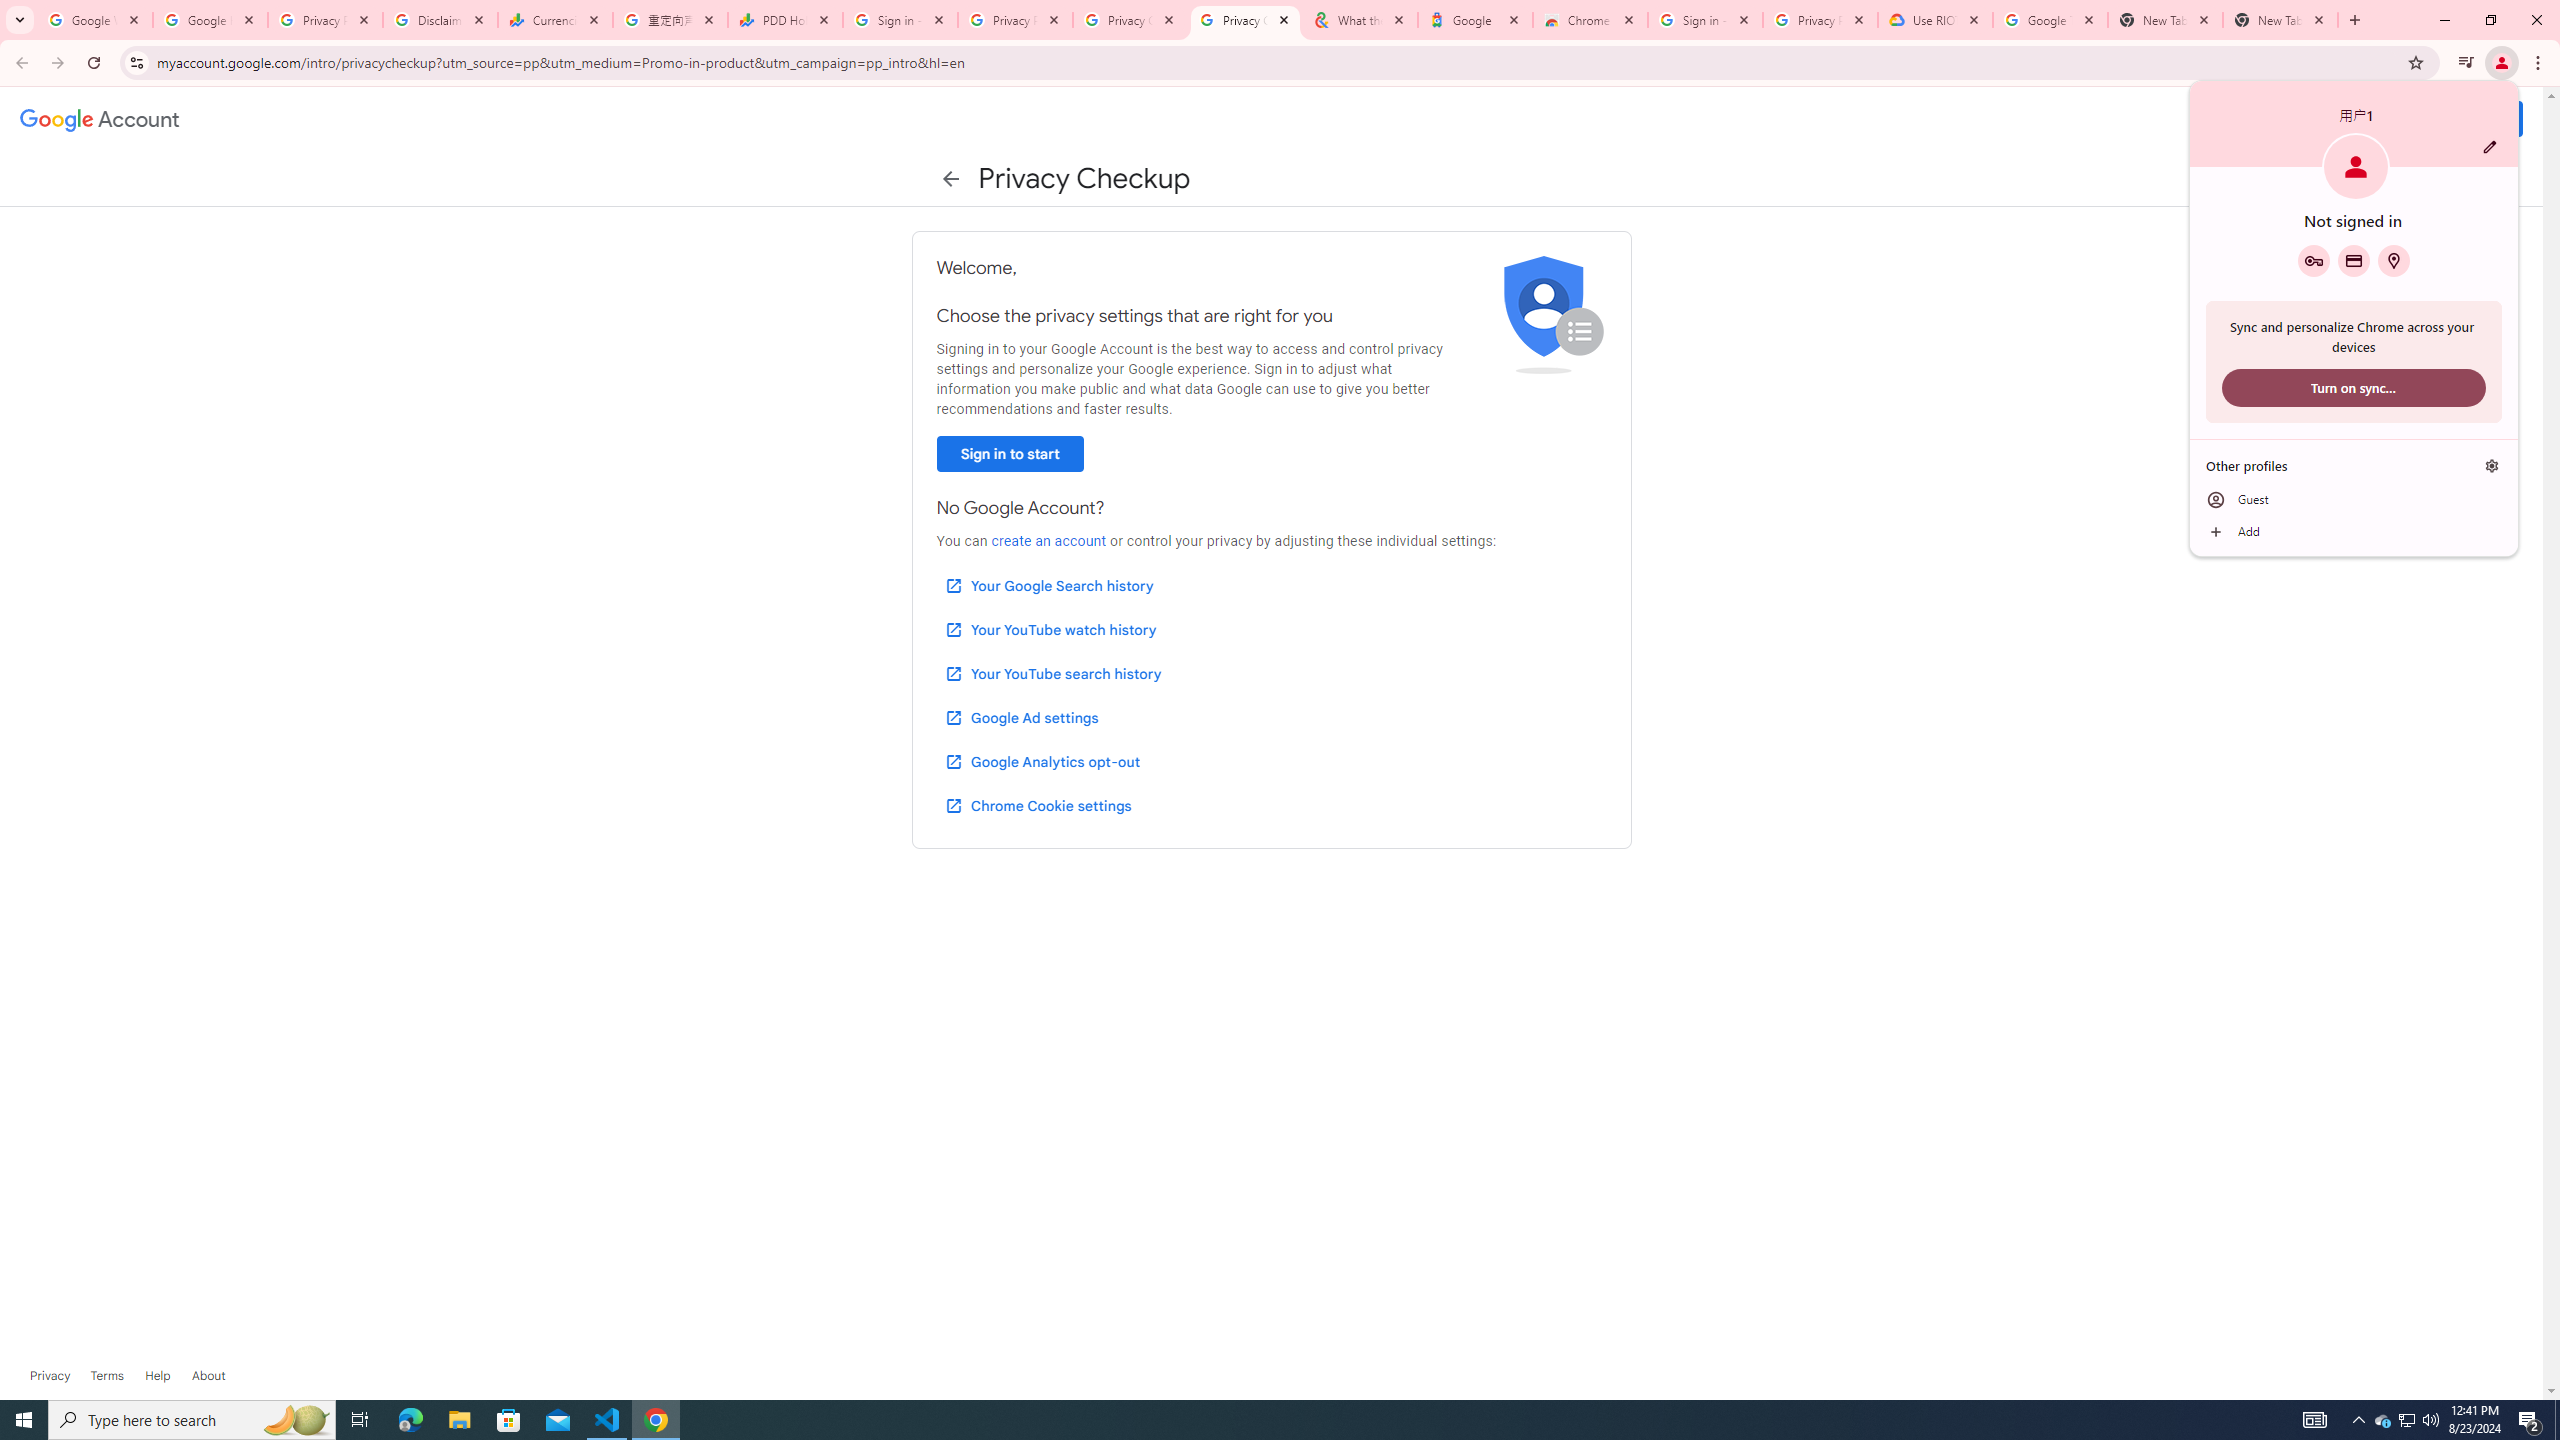  I want to click on 'Manage profiles', so click(2491, 466).